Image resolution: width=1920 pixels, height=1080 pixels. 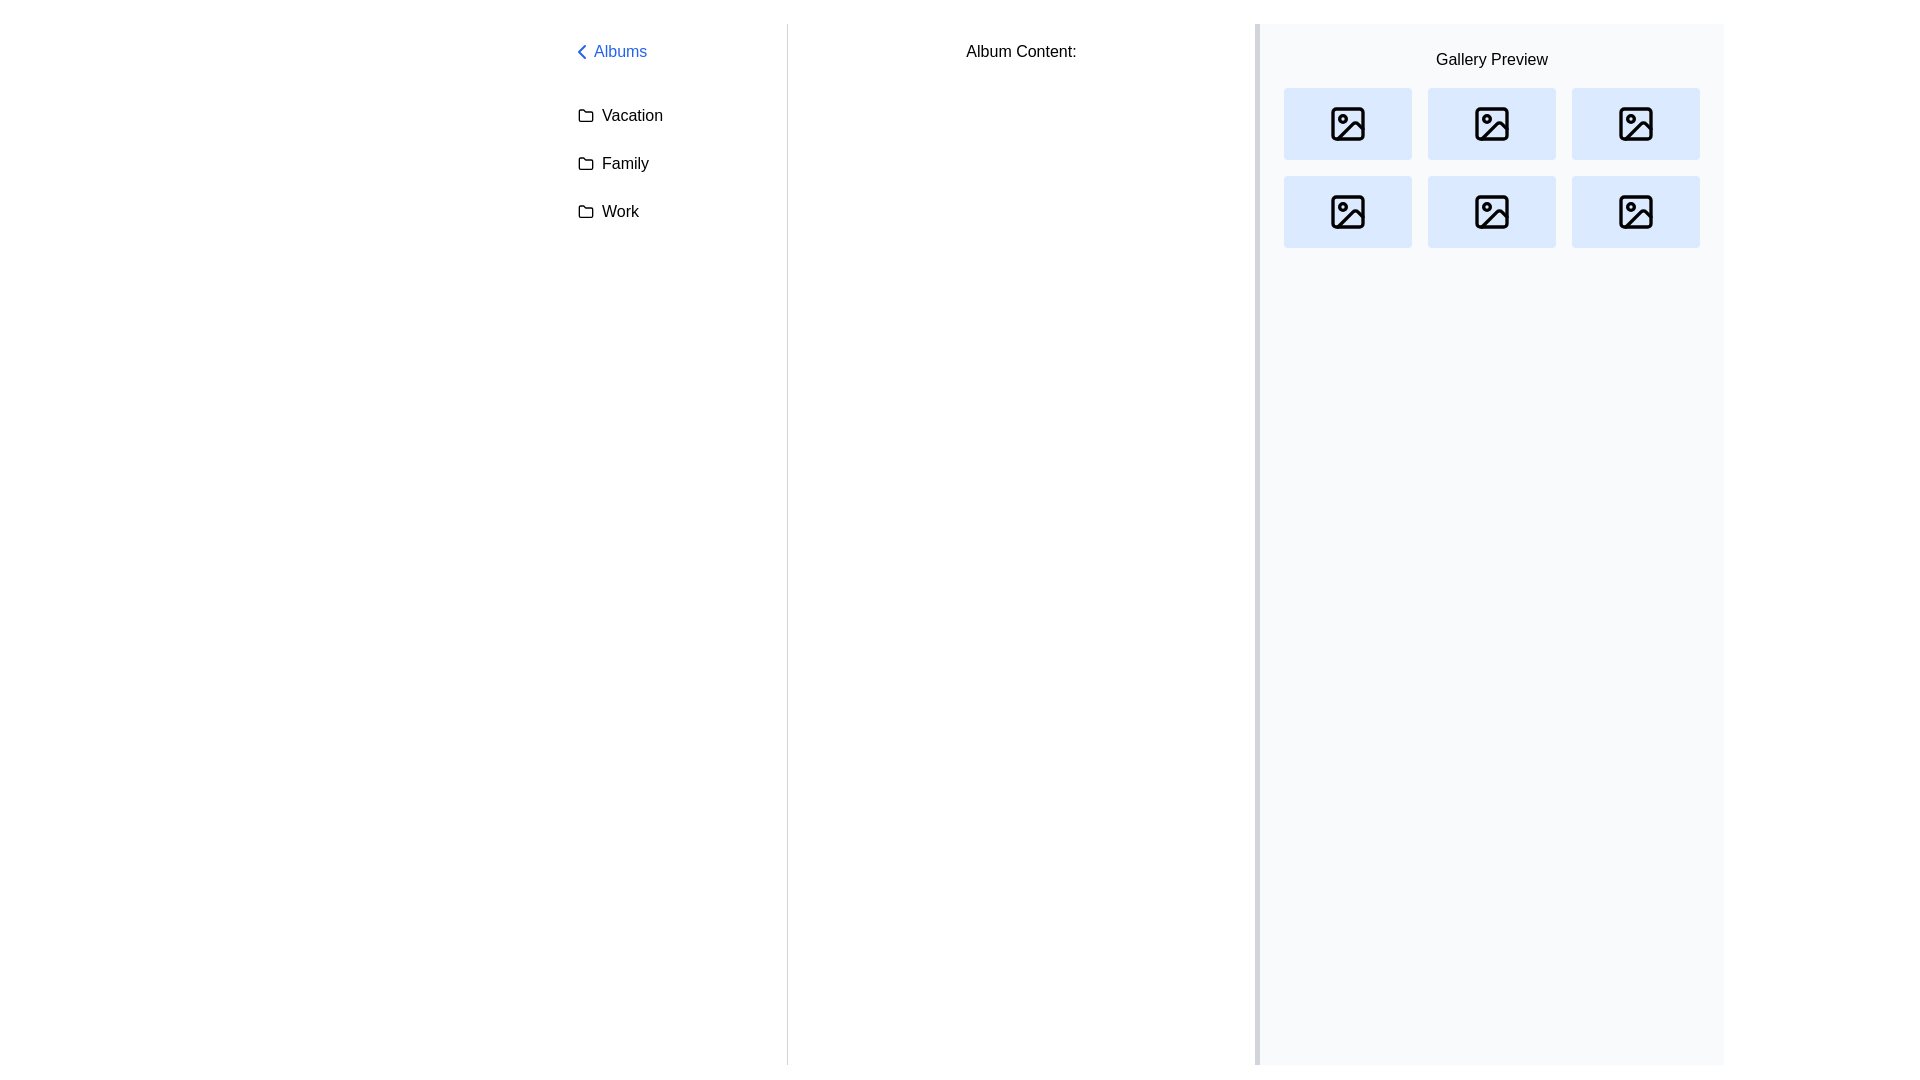 I want to click on the back navigation icon located at the leftmost edge of the 'Albums' label, so click(x=580, y=50).